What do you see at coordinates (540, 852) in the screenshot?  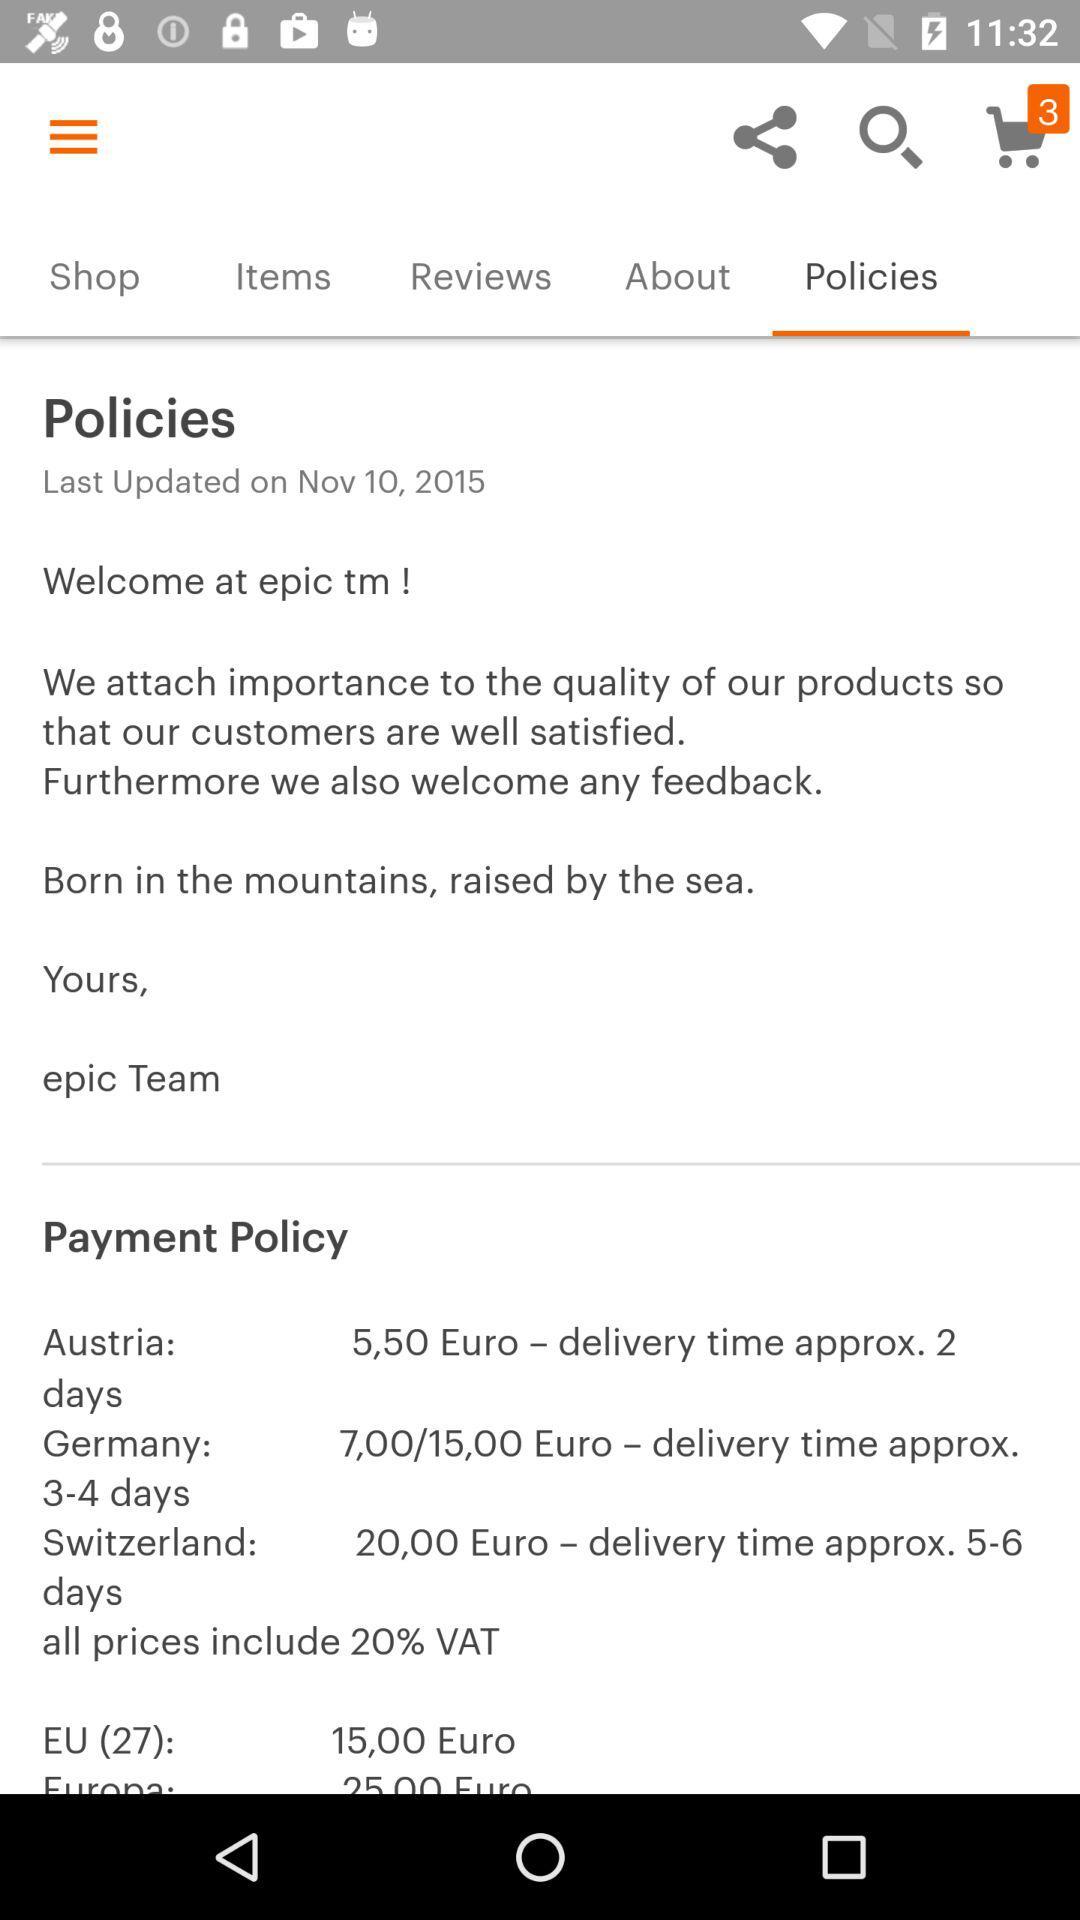 I see `welcome at epic` at bounding box center [540, 852].